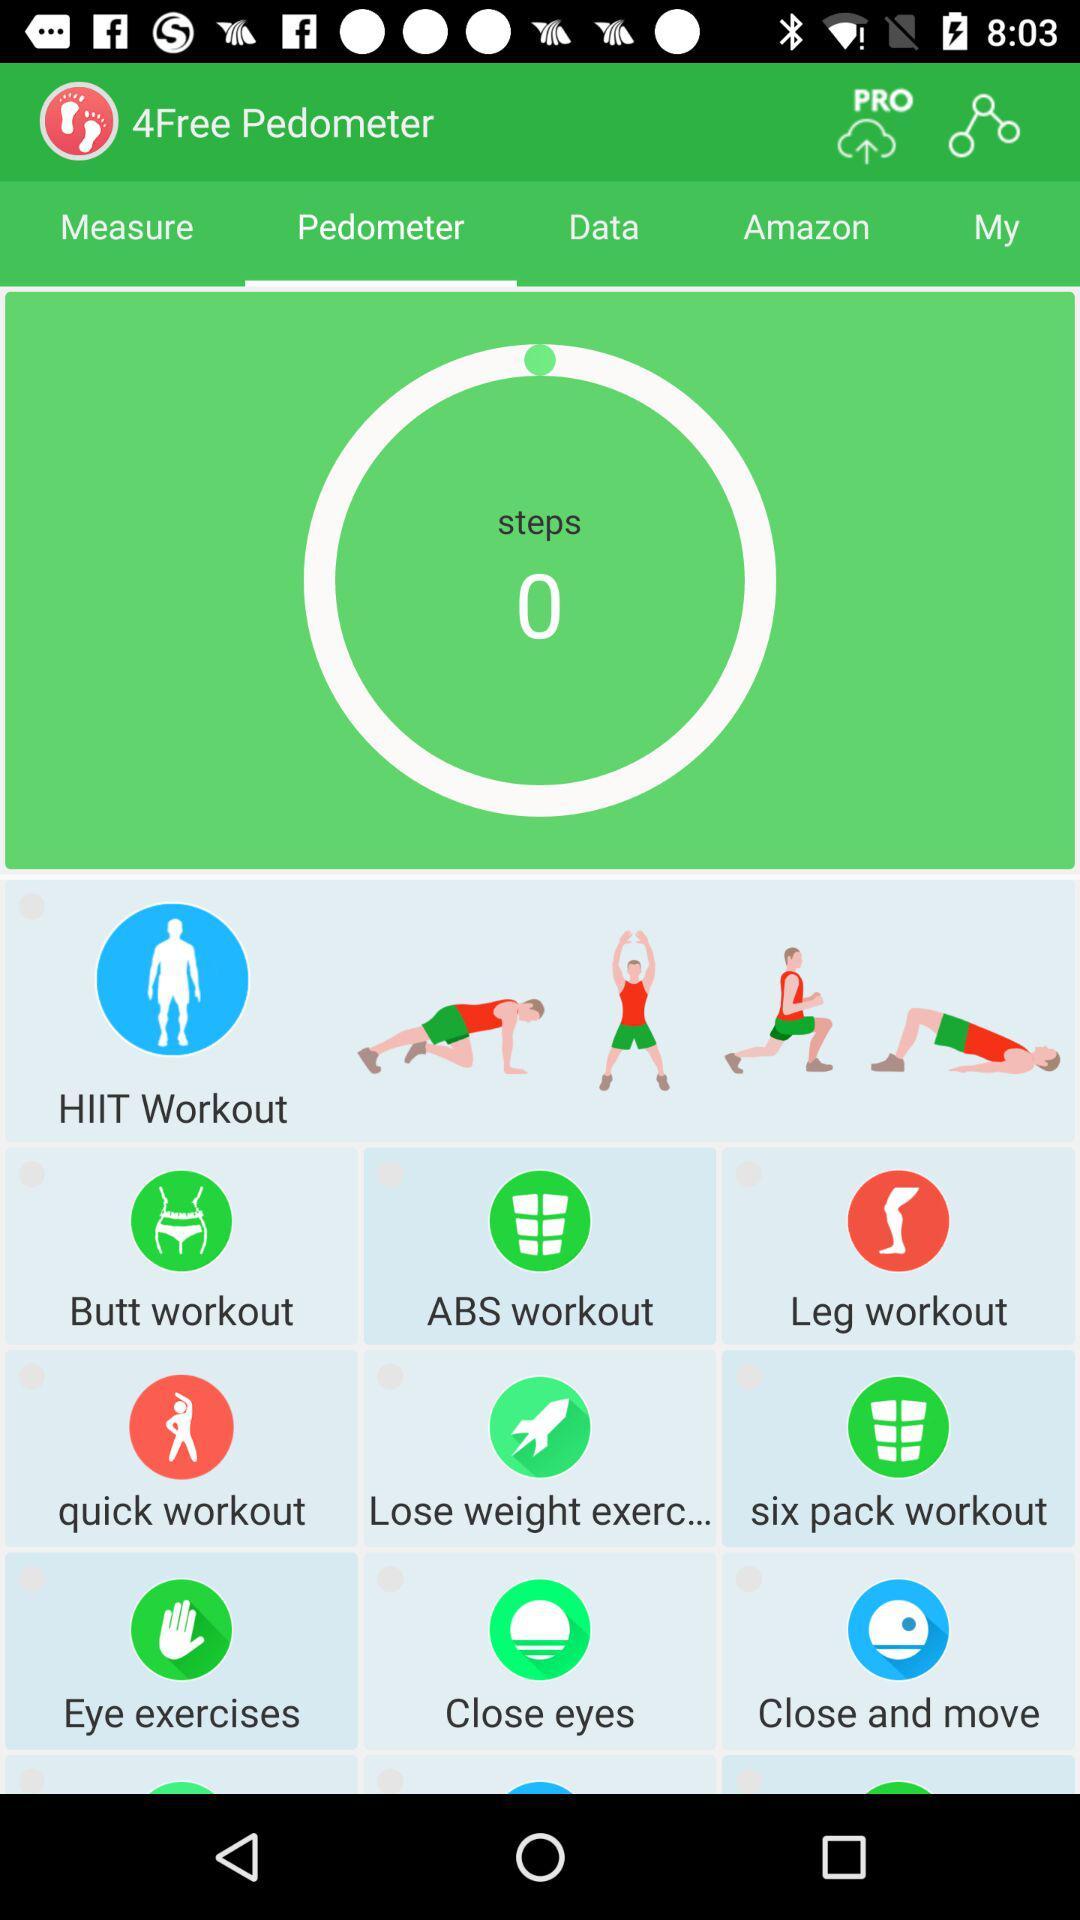 This screenshot has width=1080, height=1920. Describe the element at coordinates (805, 243) in the screenshot. I see `amazon item` at that location.